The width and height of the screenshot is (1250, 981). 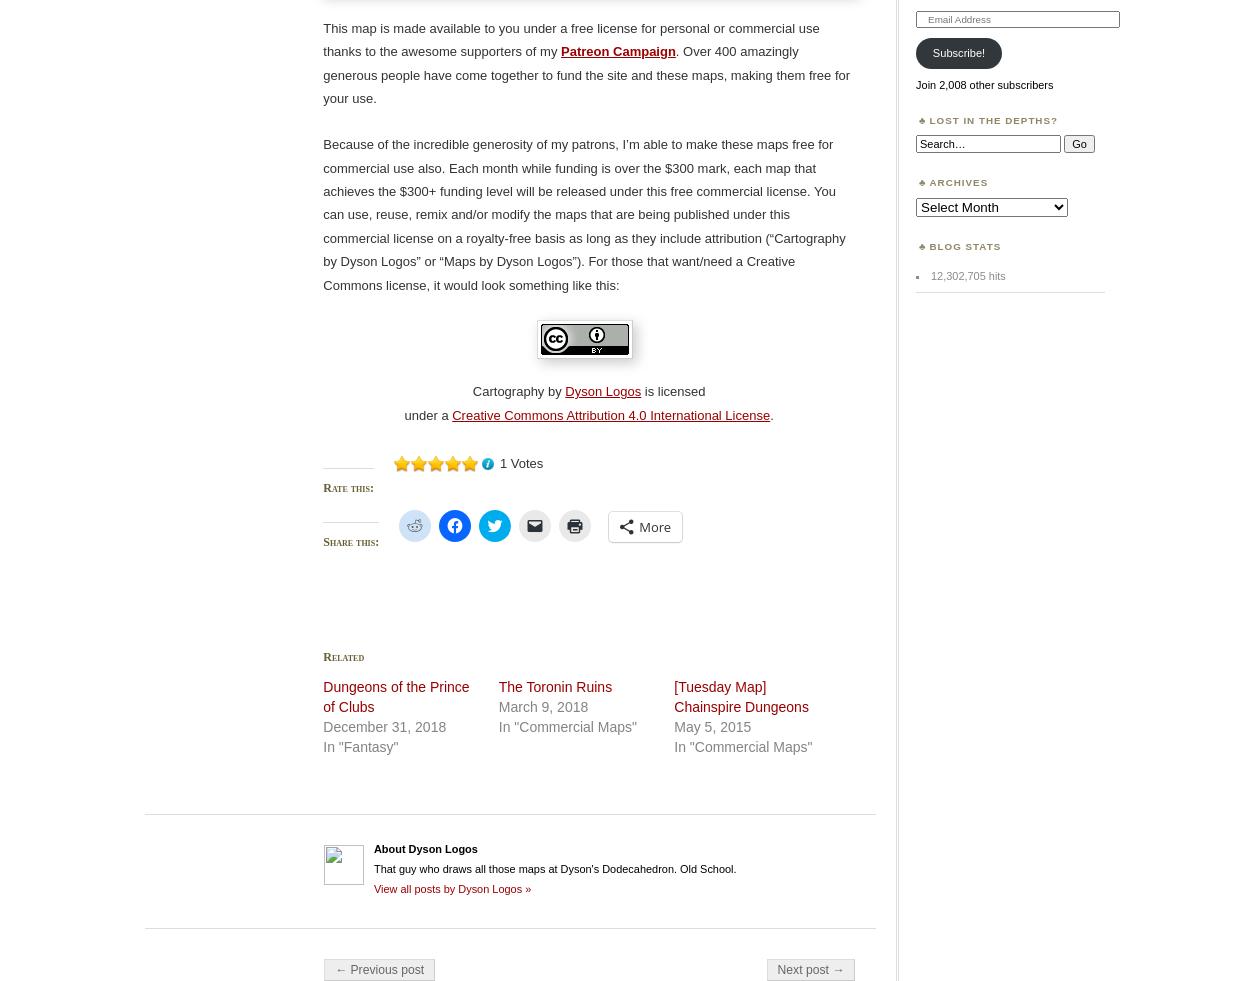 I want to click on 'under a', so click(x=404, y=413).